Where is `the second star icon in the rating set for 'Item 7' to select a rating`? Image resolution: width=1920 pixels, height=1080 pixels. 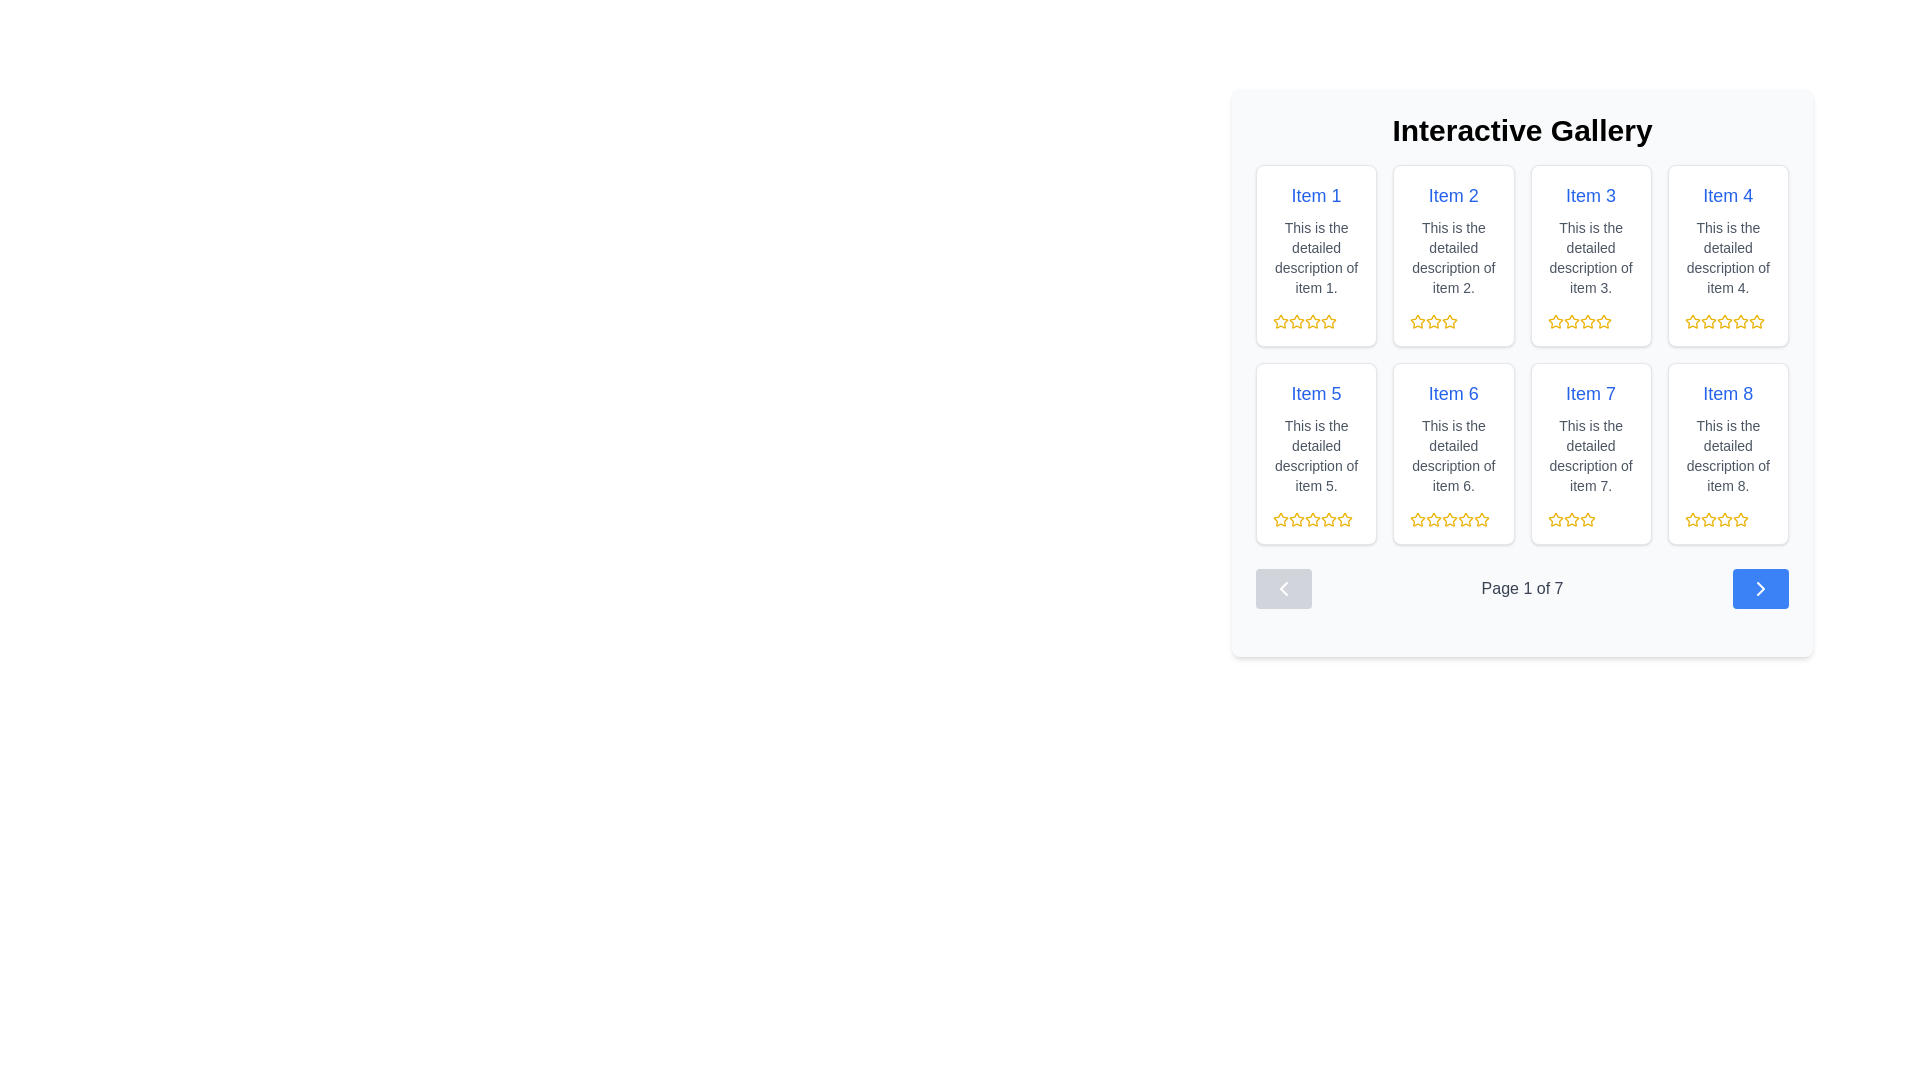 the second star icon in the rating set for 'Item 7' to select a rating is located at coordinates (1570, 518).